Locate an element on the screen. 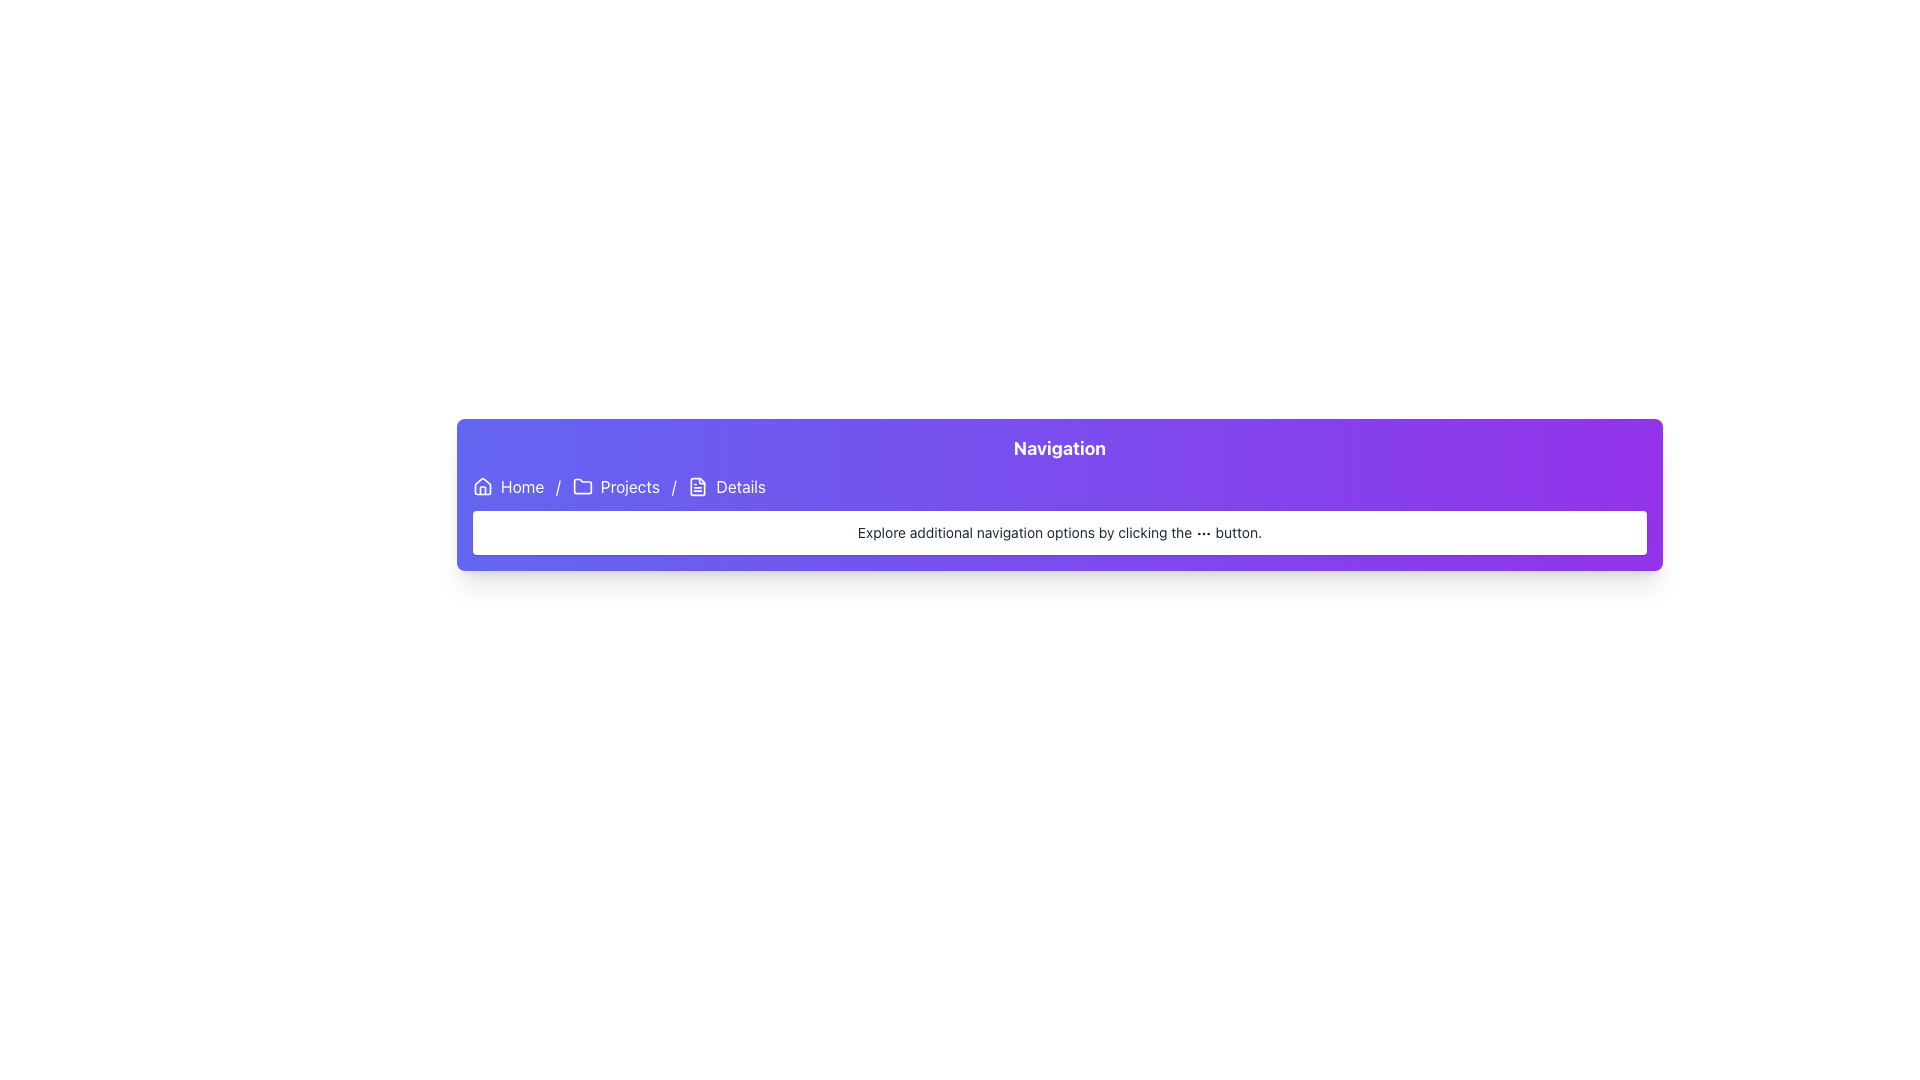  the breadcrumb delimiter text located in the navigation bar between 'Projects' and 'Details', which visually separates the sections in the breadcrumb navigation is located at coordinates (558, 486).